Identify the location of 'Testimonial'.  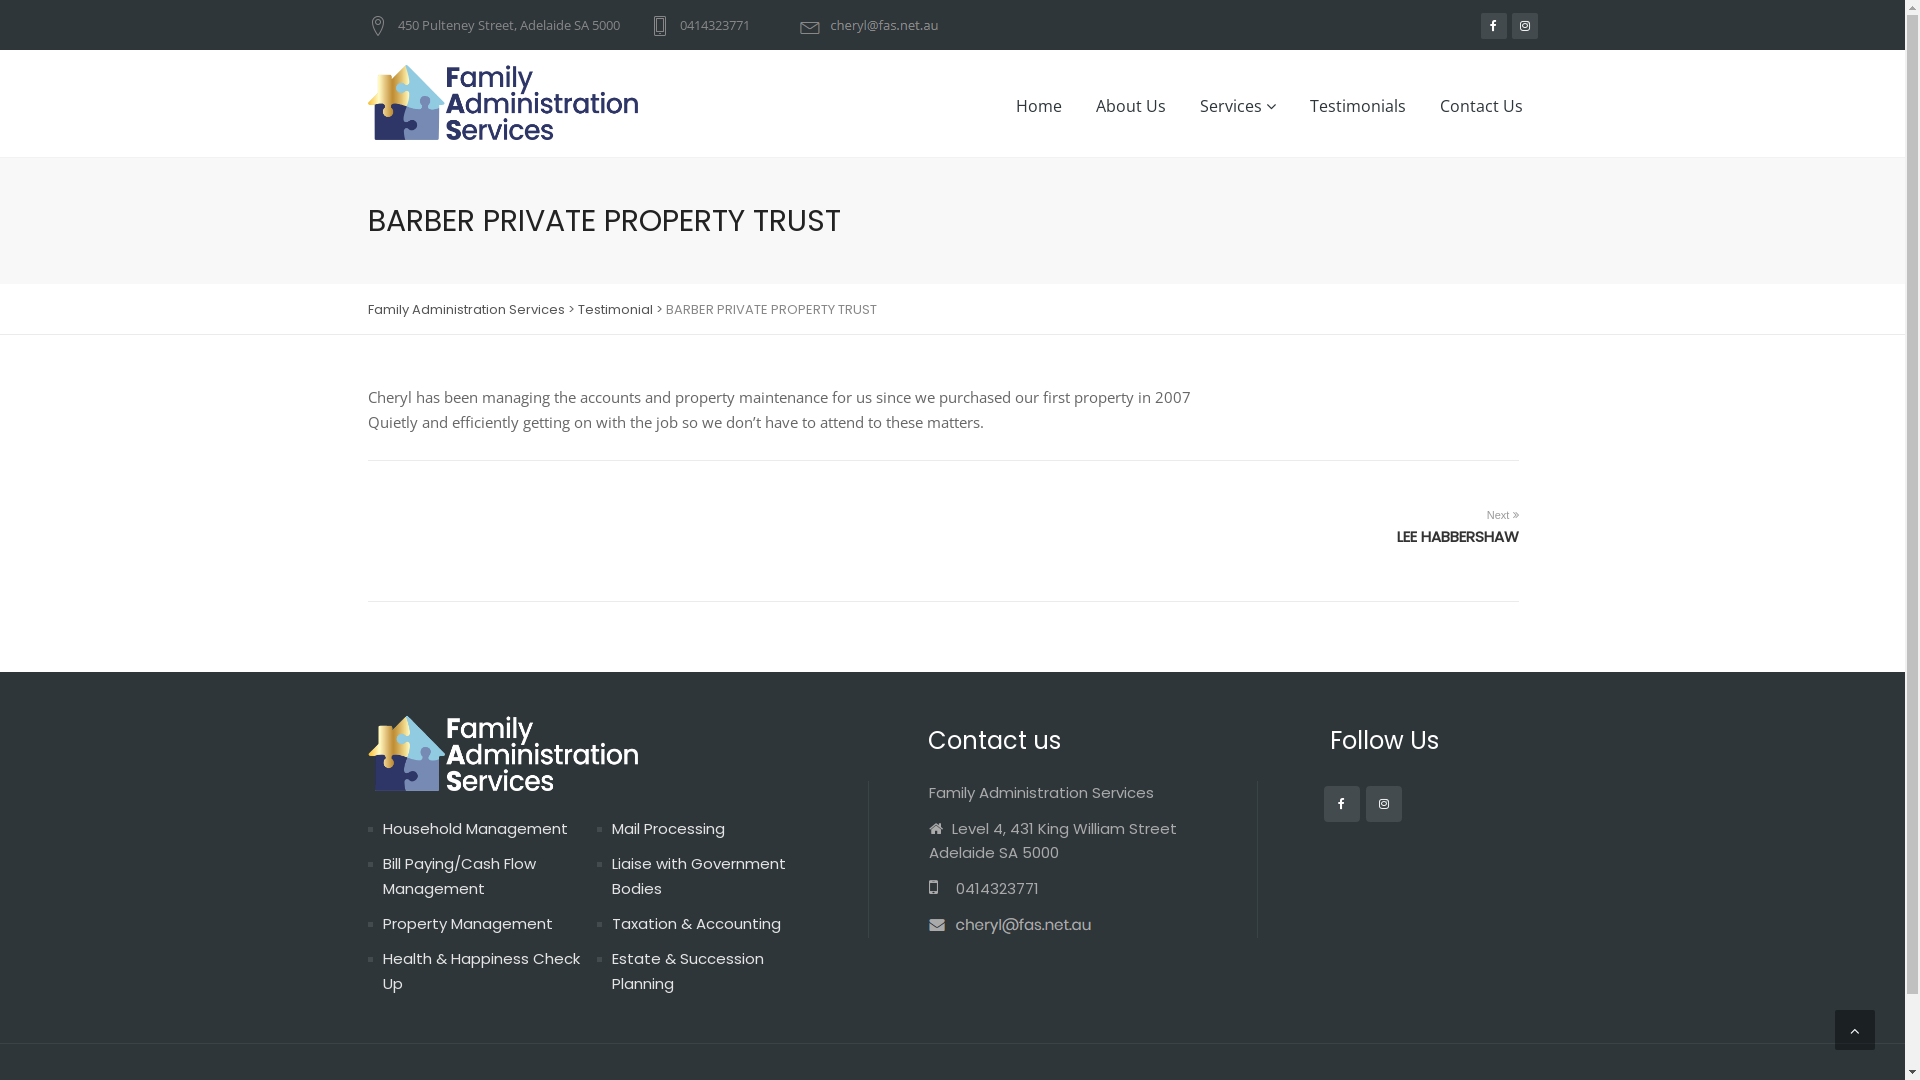
(614, 309).